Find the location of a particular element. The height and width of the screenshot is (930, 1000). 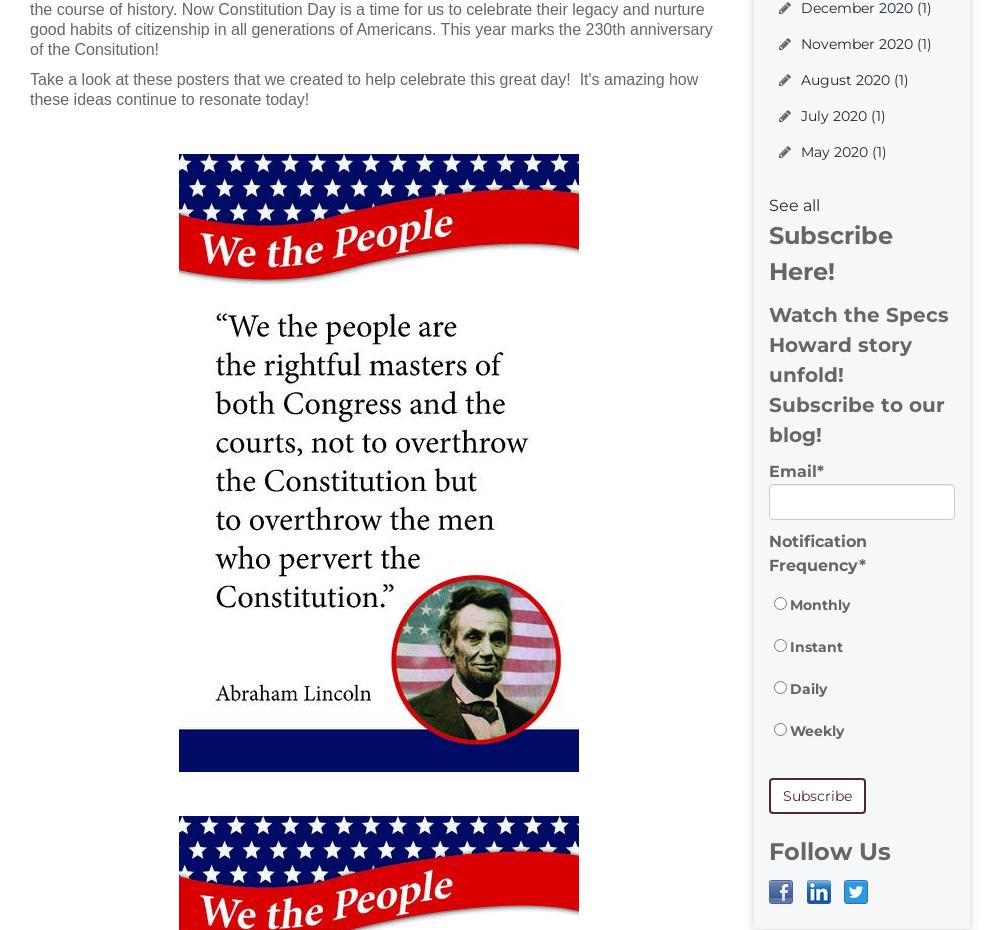

'November 2020' is located at coordinates (801, 42).